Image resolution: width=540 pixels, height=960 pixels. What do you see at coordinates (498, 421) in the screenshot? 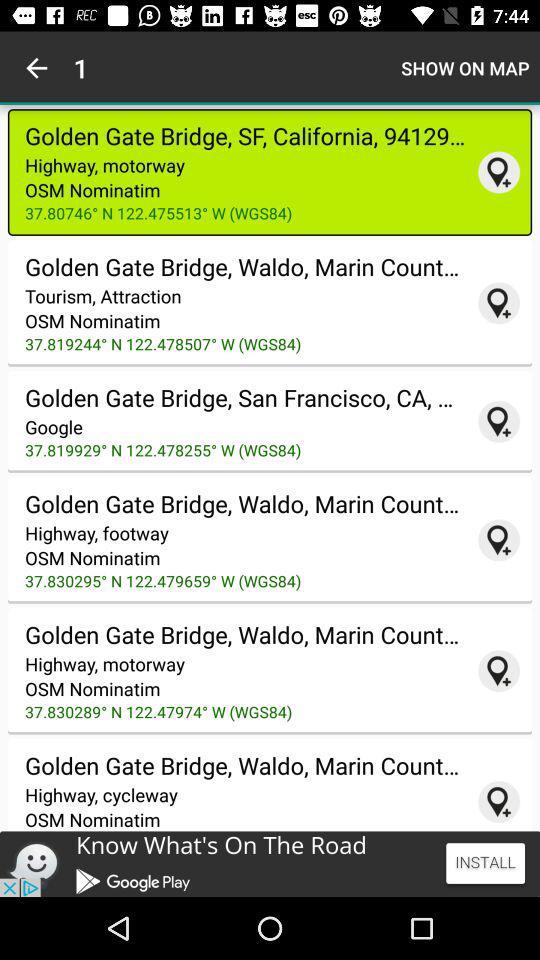
I see `pin location` at bounding box center [498, 421].